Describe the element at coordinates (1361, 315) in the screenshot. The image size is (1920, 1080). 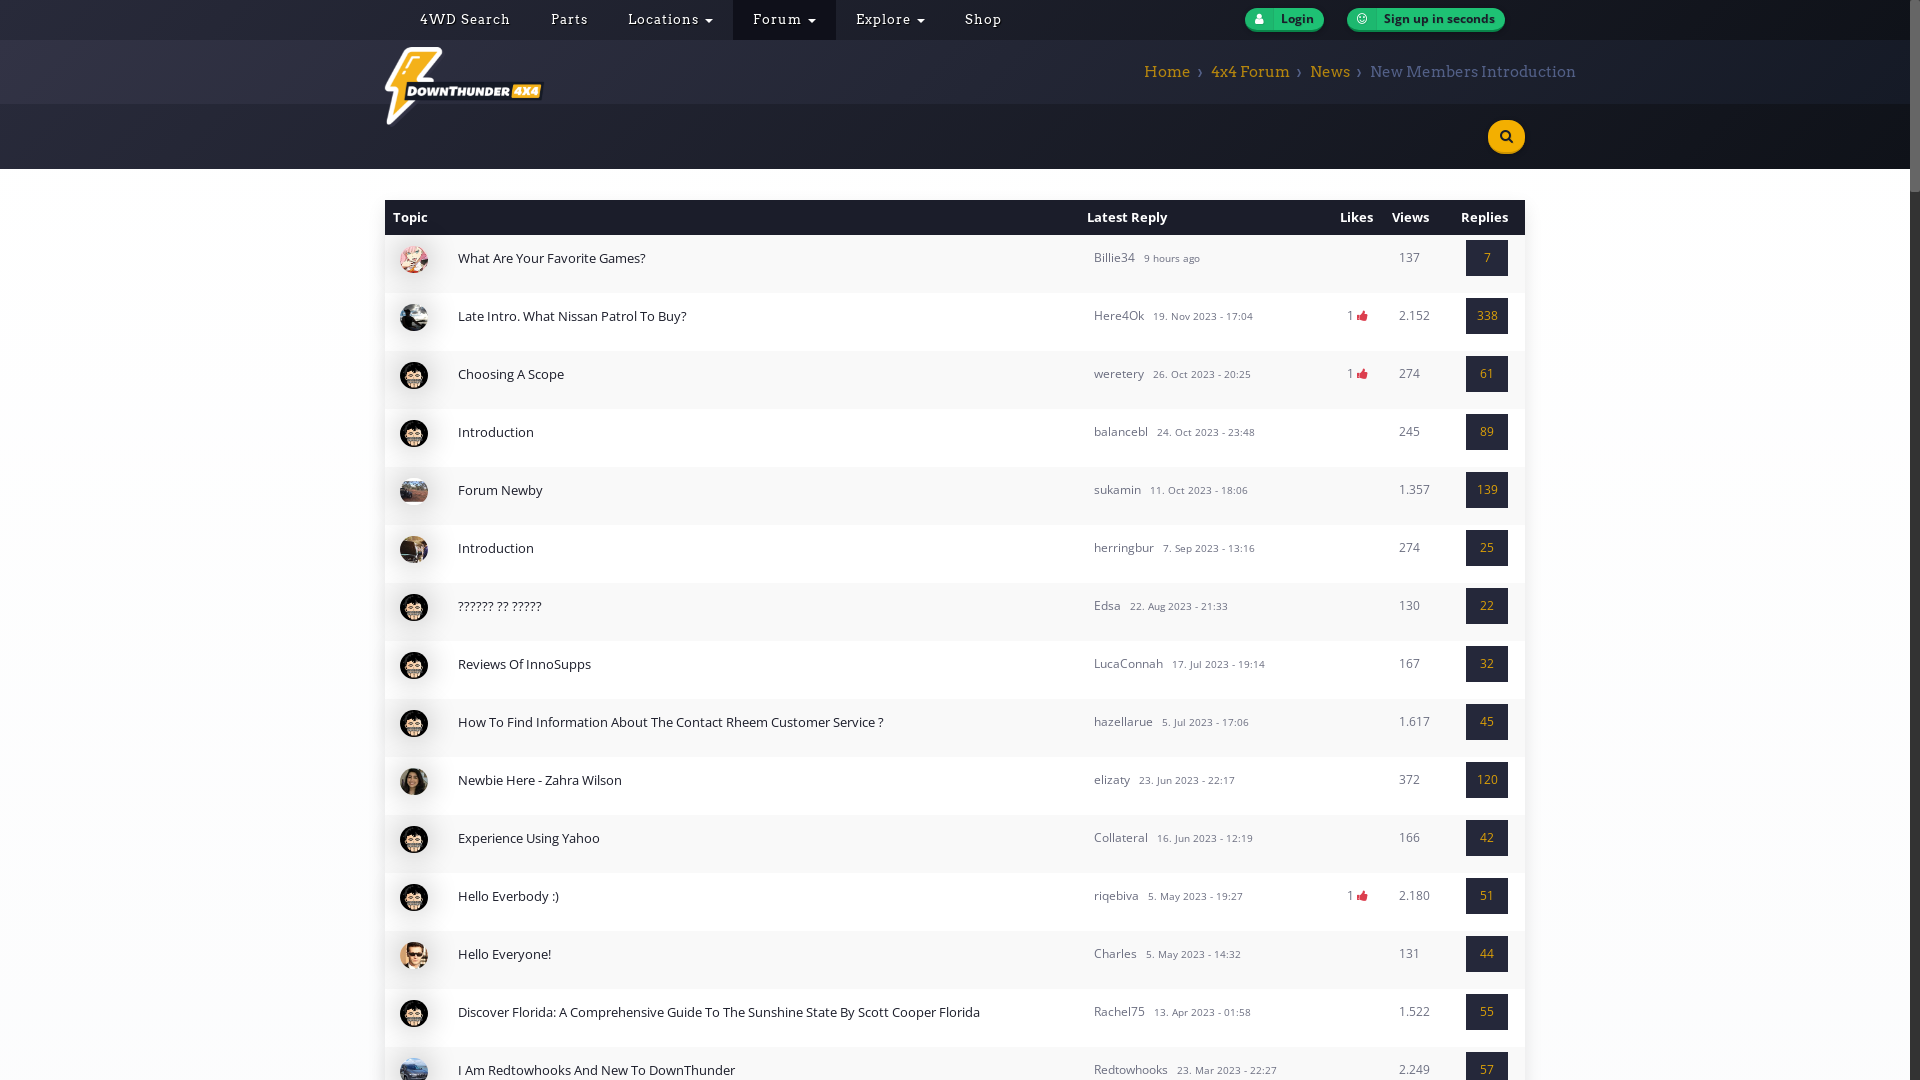
I see `'Likes'` at that location.